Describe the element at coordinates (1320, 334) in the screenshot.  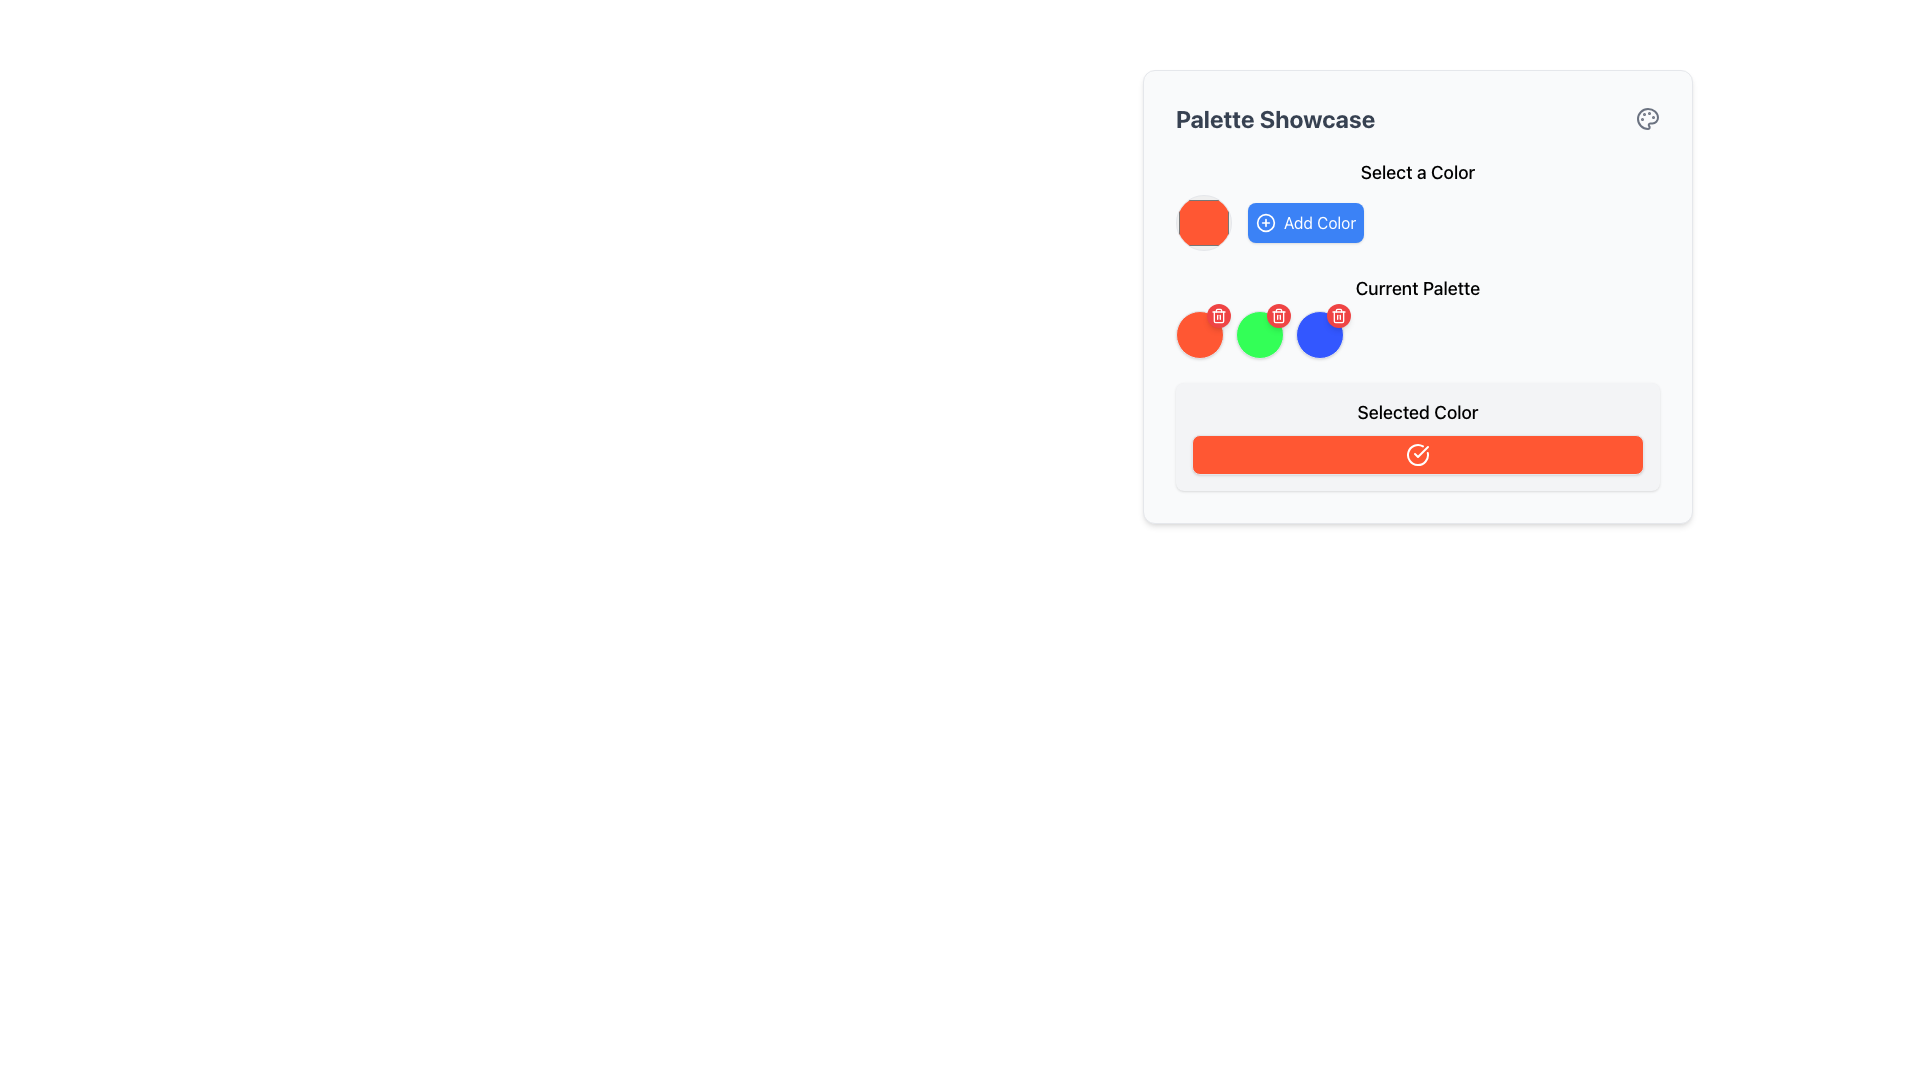
I see `the remove icon on the circular color palette, which is the third icon in the 'Current Palette' section` at that location.